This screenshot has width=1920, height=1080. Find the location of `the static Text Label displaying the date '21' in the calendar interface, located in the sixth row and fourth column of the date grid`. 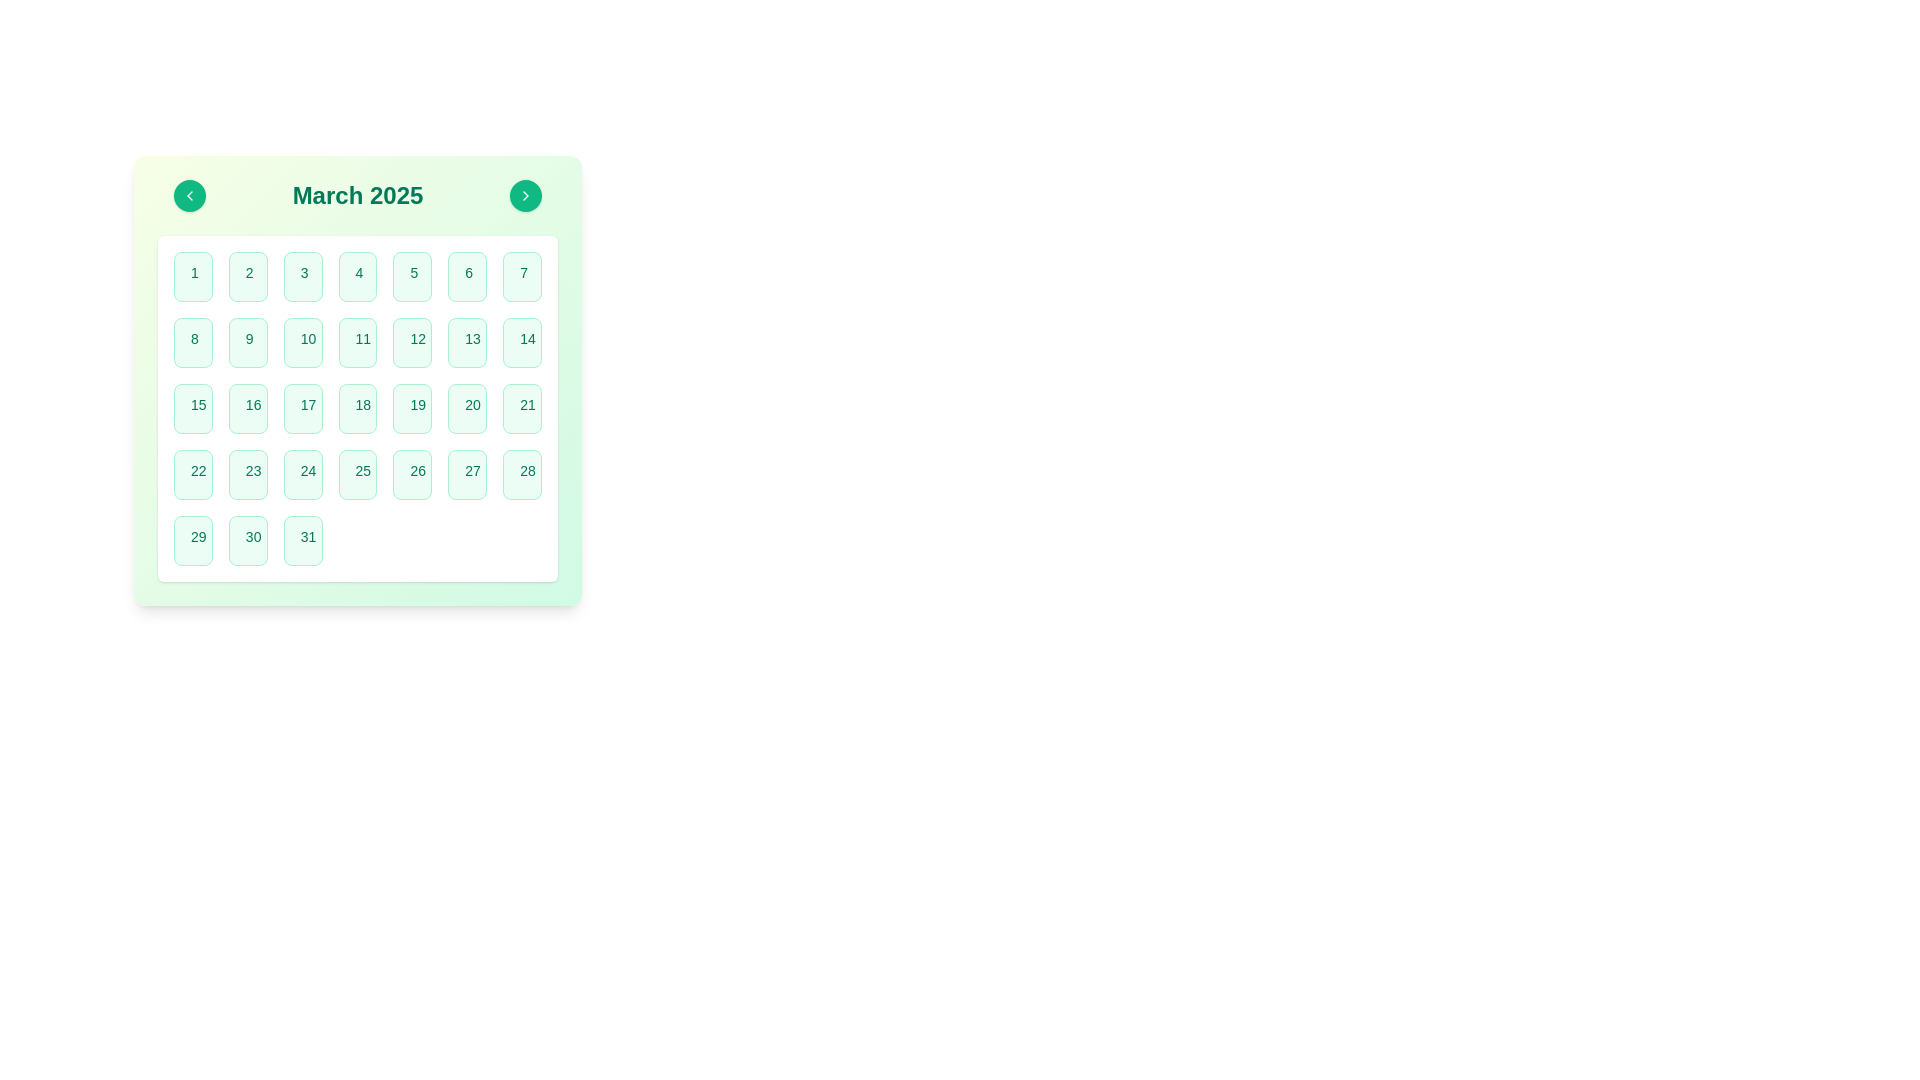

the static Text Label displaying the date '21' in the calendar interface, located in the sixth row and fourth column of the date grid is located at coordinates (528, 405).